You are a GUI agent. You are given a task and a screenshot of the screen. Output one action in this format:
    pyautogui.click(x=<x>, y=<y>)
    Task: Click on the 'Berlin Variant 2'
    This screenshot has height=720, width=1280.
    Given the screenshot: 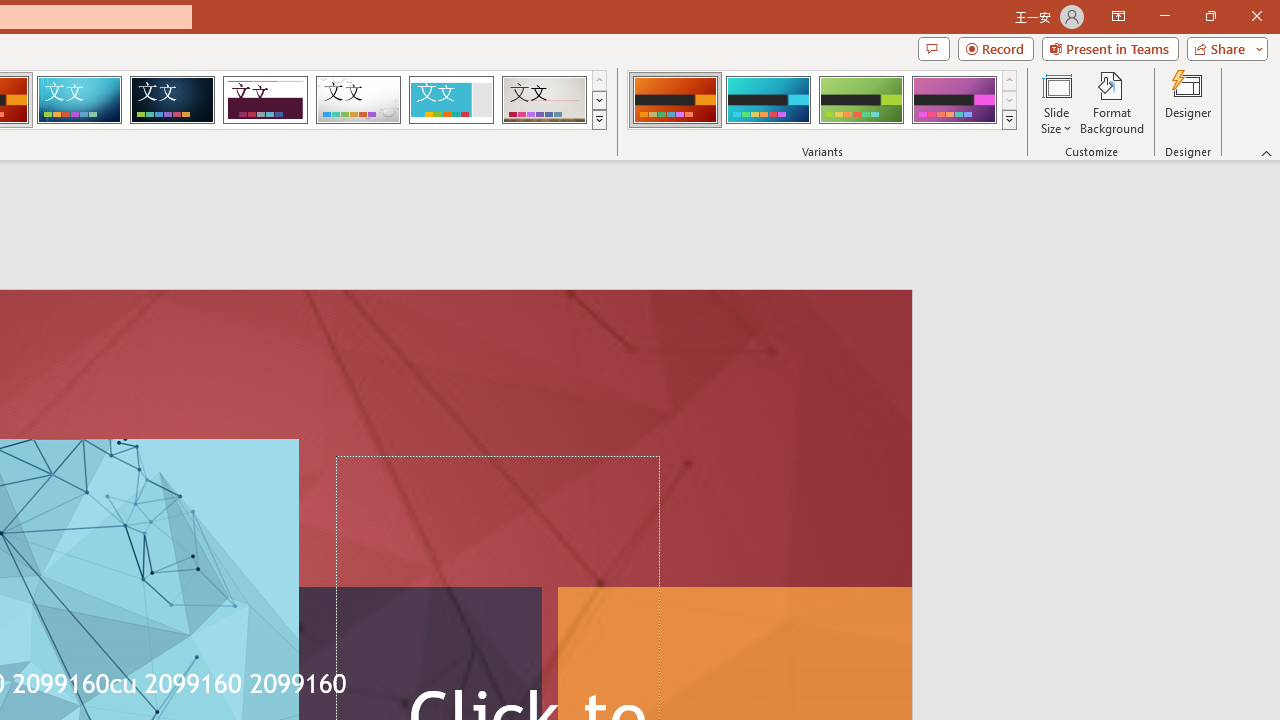 What is the action you would take?
    pyautogui.click(x=767, y=100)
    